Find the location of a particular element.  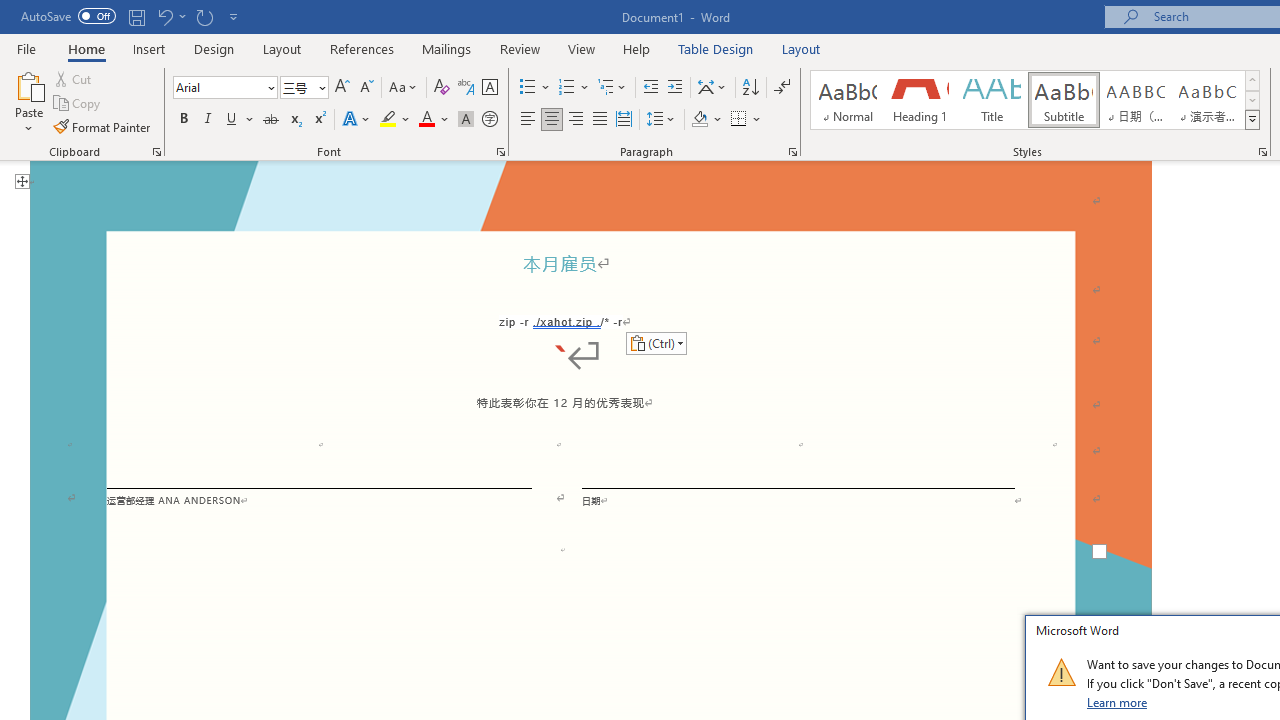

'Align Right' is located at coordinates (575, 119).